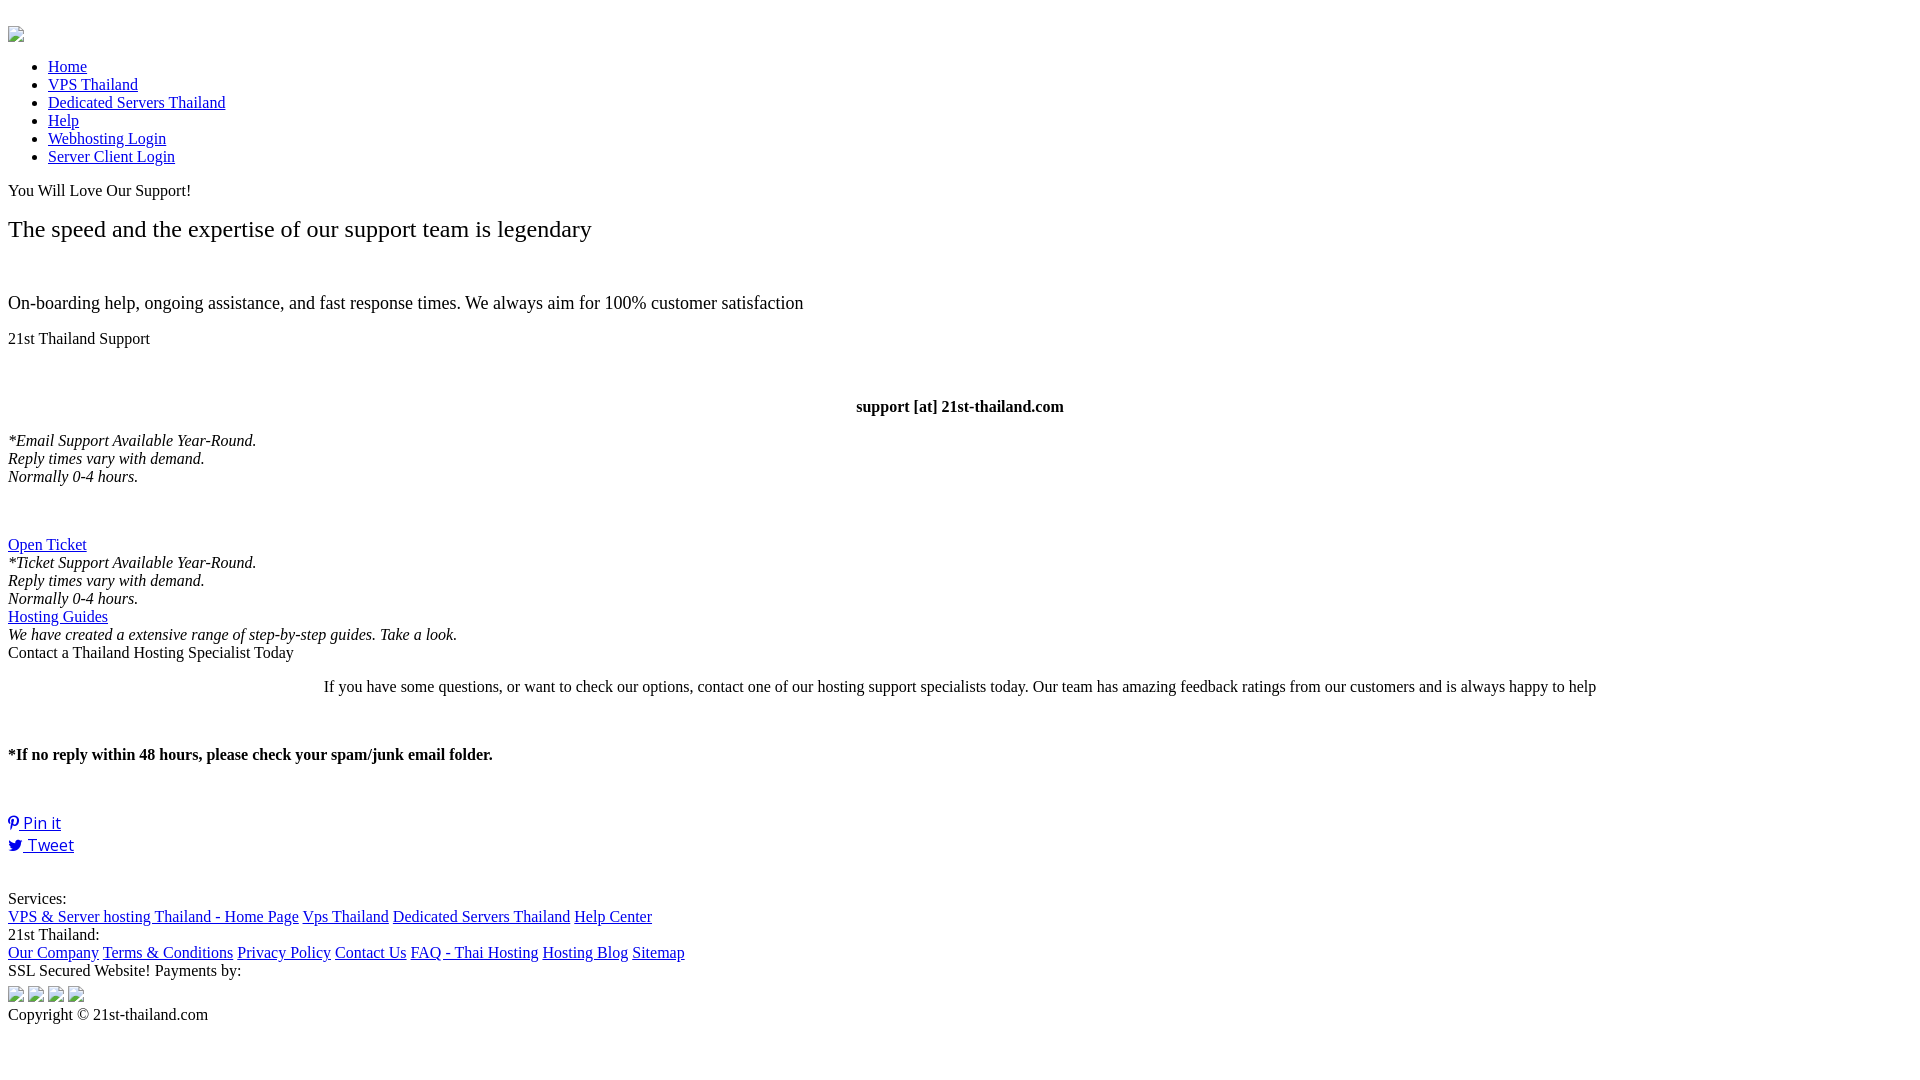 The height and width of the screenshot is (1080, 1920). What do you see at coordinates (67, 65) in the screenshot?
I see `'Home'` at bounding box center [67, 65].